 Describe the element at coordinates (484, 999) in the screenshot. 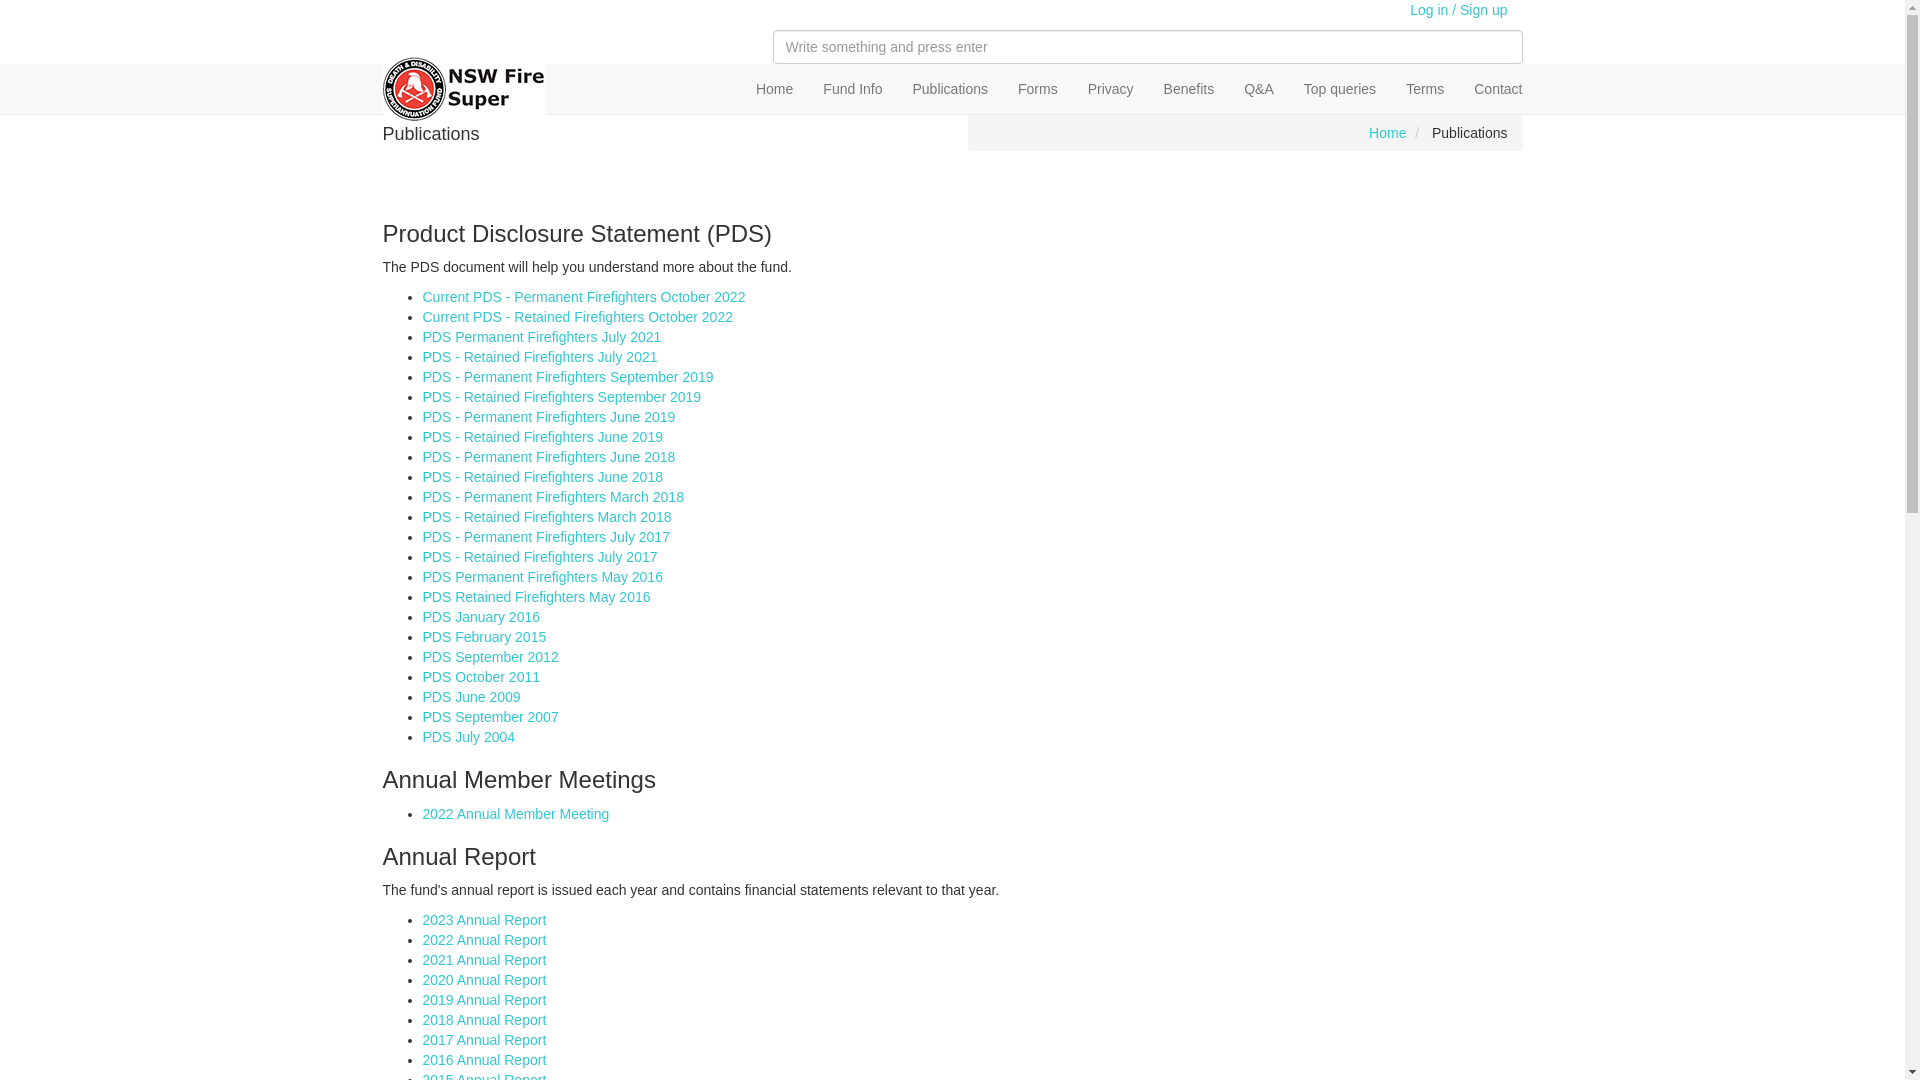

I see `'2019 Annual Report'` at that location.